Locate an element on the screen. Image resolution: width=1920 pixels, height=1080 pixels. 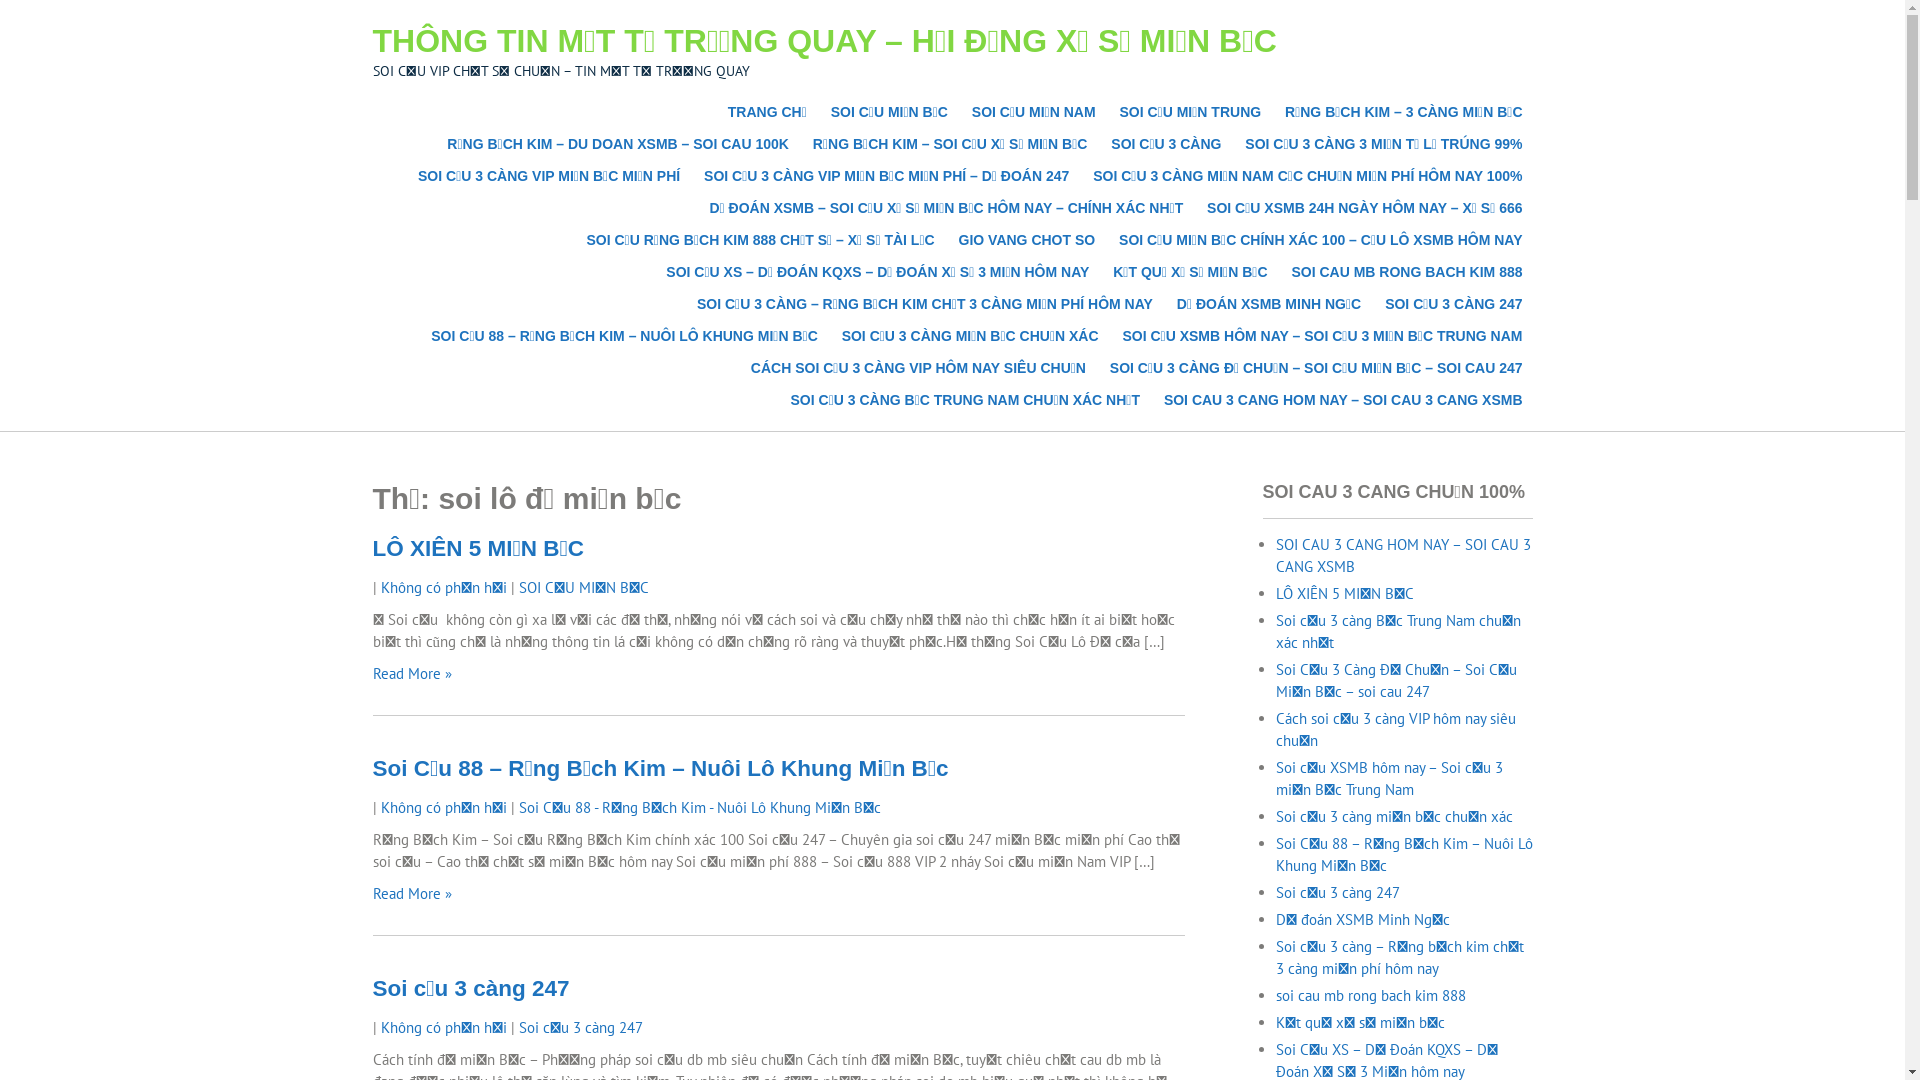
'SOI CAU MB RONG BACH KIM 888' is located at coordinates (1405, 272).